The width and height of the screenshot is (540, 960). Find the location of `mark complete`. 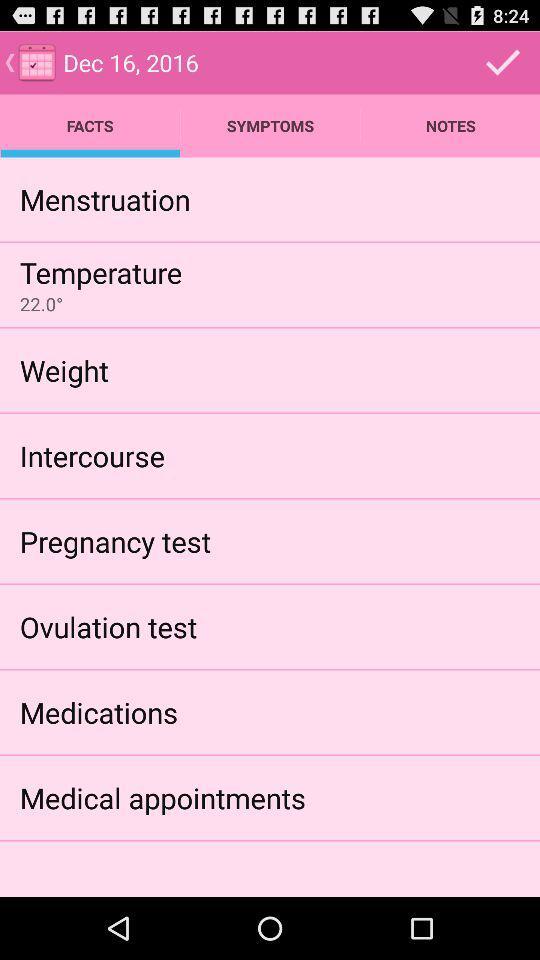

mark complete is located at coordinates (502, 62).